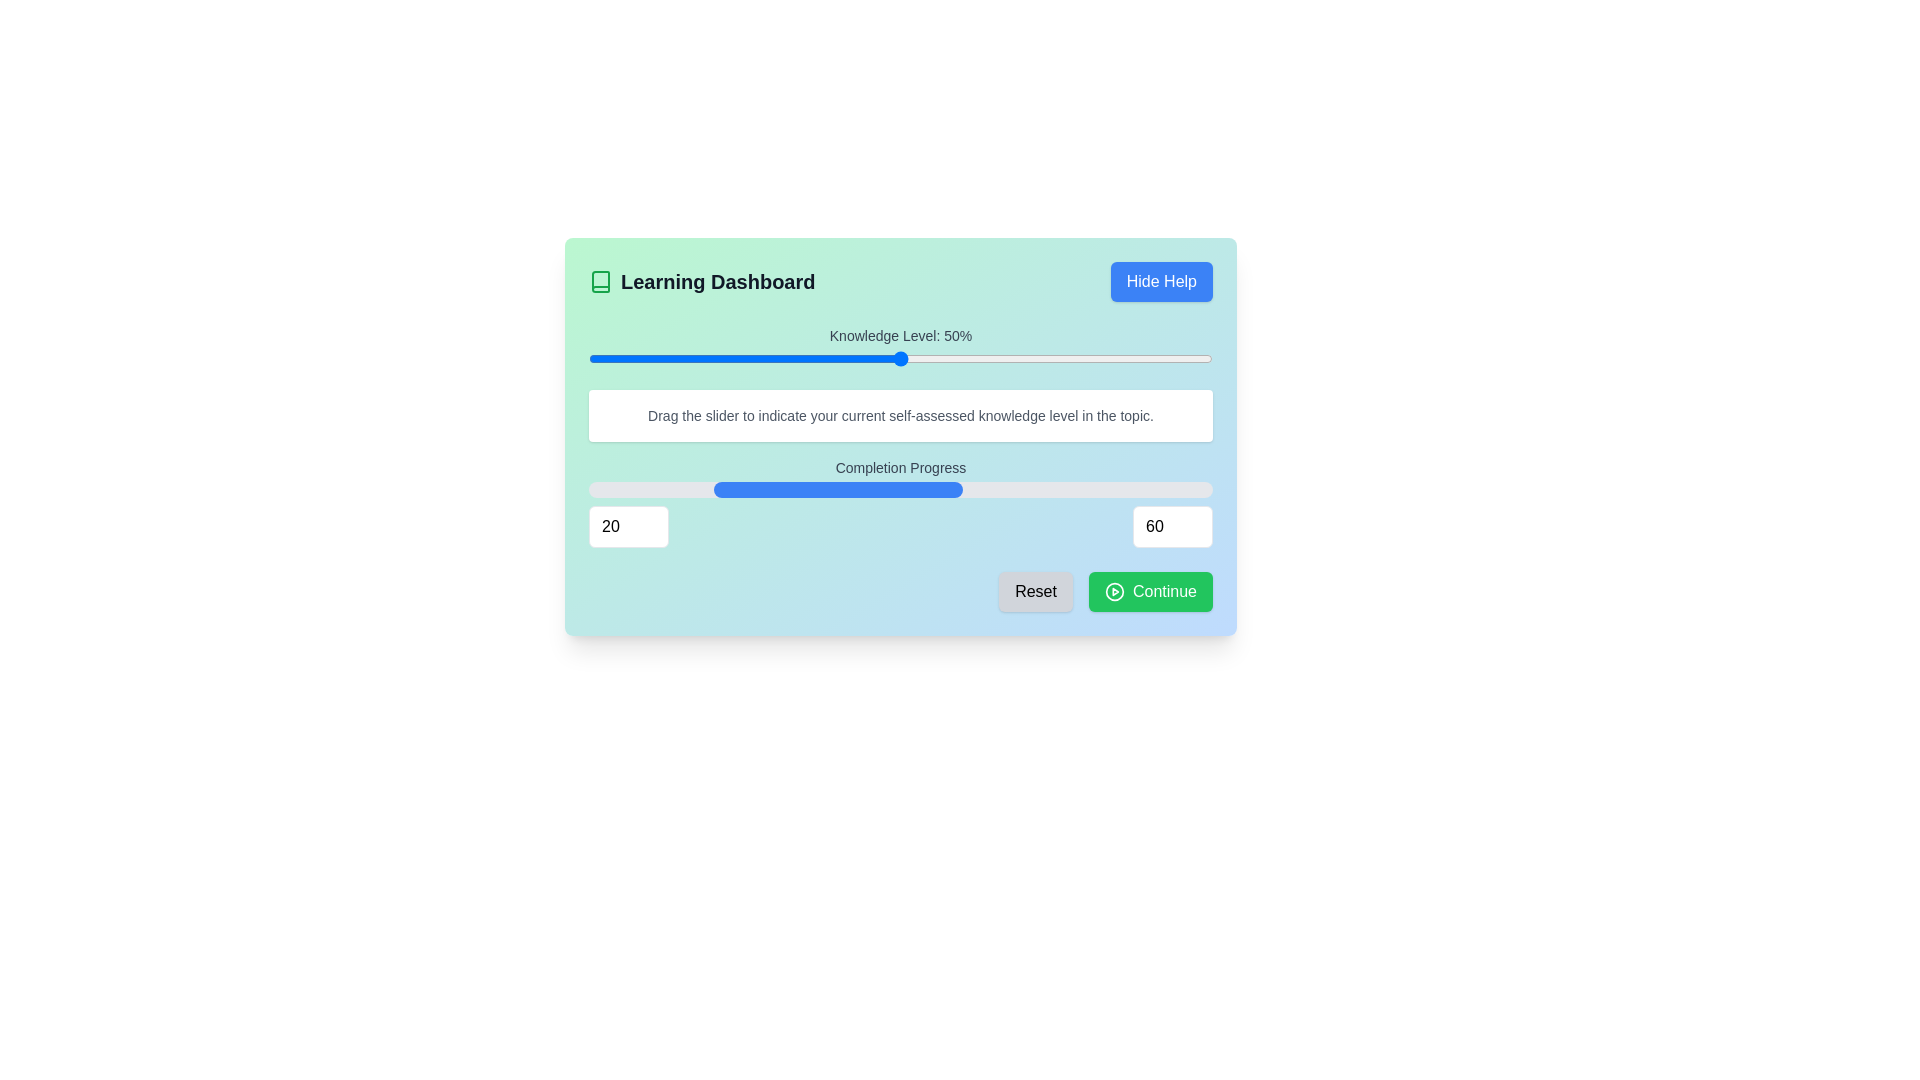 The image size is (1920, 1080). Describe the element at coordinates (838, 489) in the screenshot. I see `the width of the blue progress bar indicator, which is centered within the gray rounded progress bar, to determine the current progress` at that location.